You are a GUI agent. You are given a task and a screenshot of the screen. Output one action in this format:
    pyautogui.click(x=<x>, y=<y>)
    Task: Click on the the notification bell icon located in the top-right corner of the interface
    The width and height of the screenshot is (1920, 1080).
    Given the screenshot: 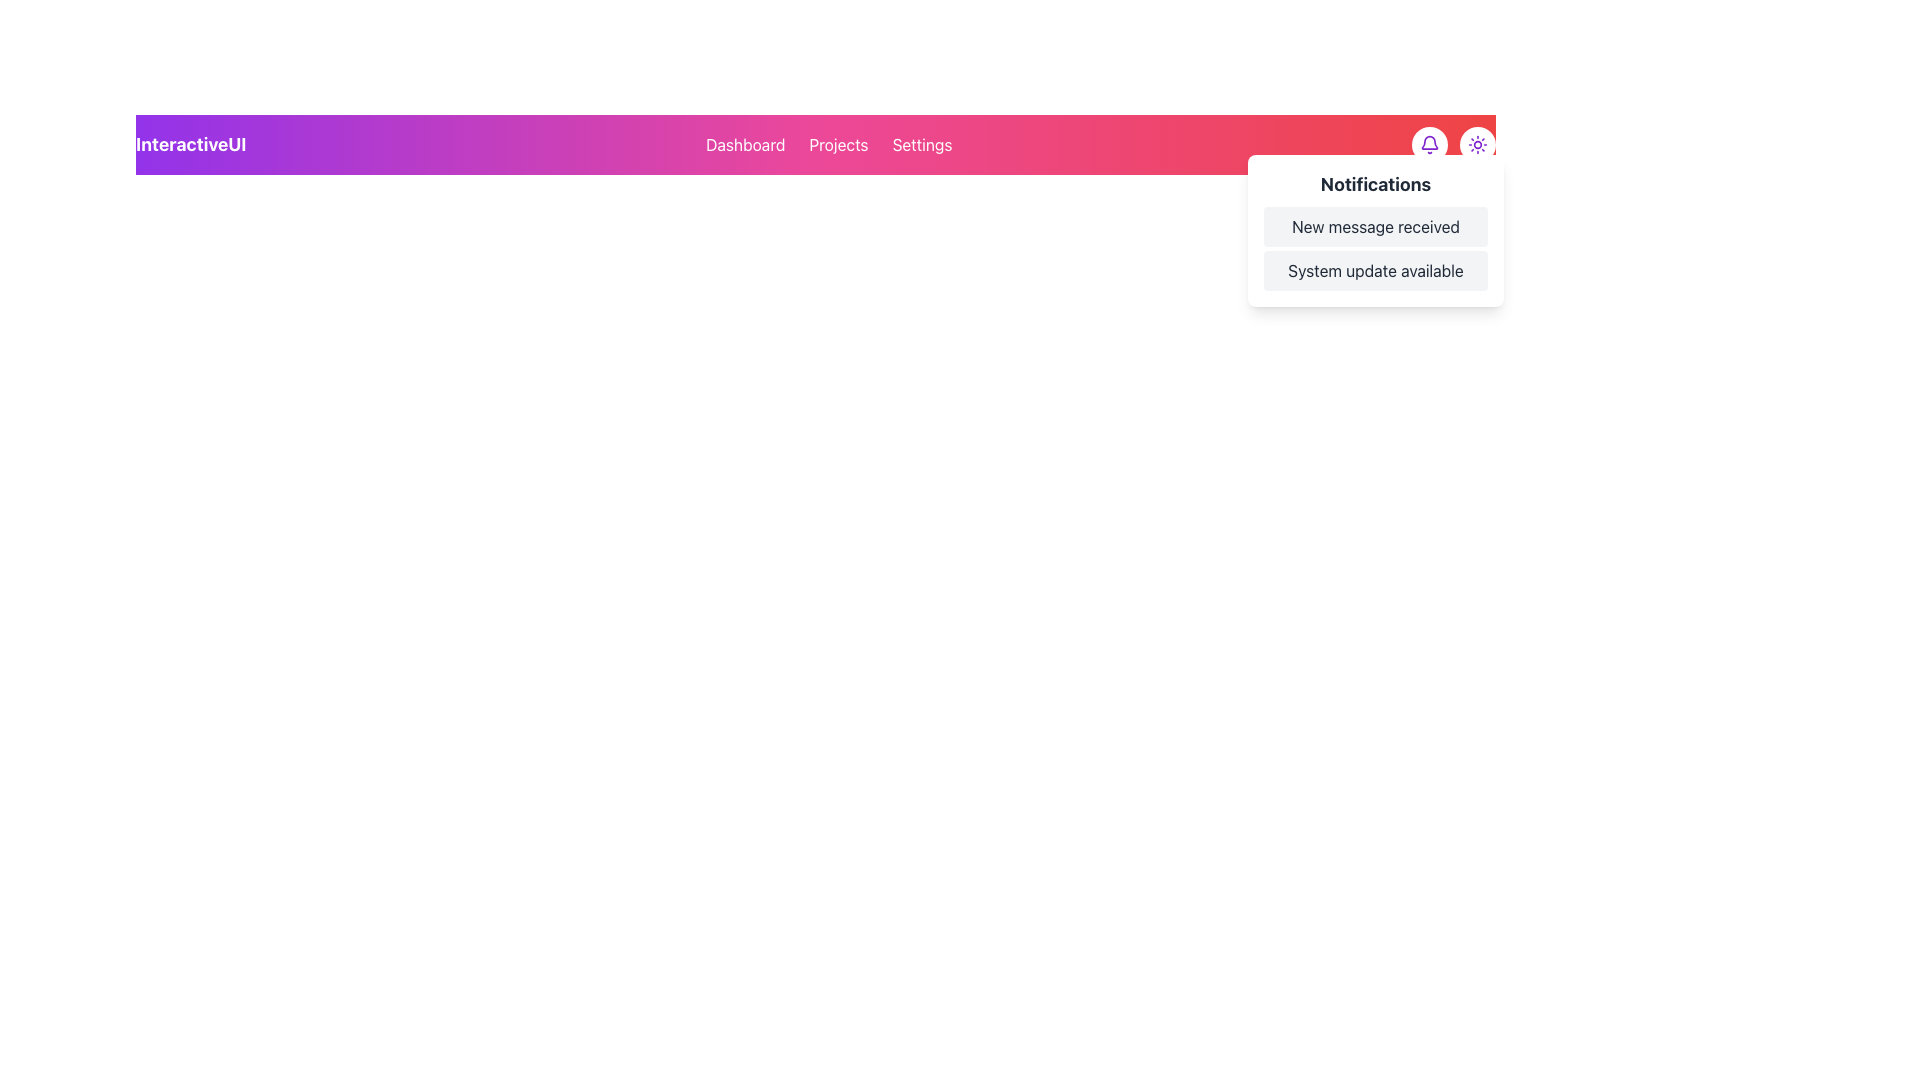 What is the action you would take?
    pyautogui.click(x=1429, y=144)
    